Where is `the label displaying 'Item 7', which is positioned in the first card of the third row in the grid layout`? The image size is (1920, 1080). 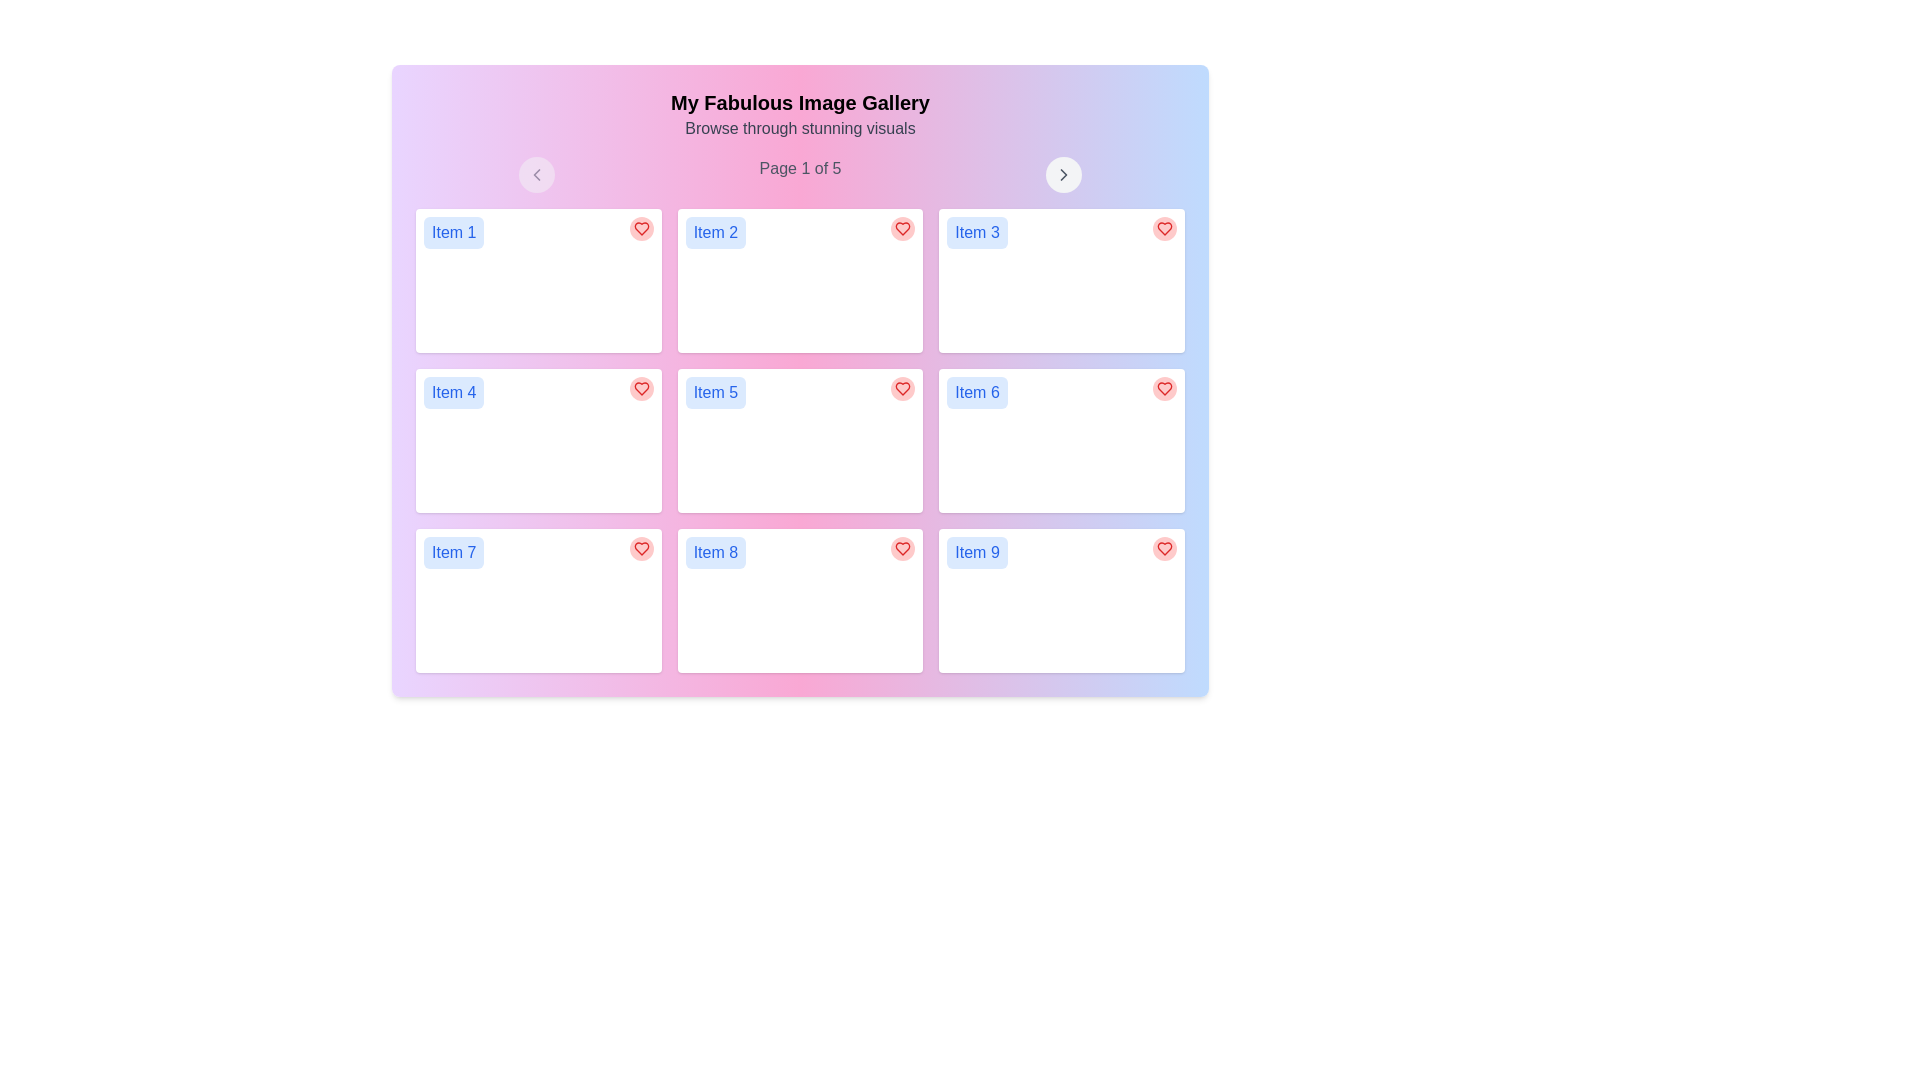
the label displaying 'Item 7', which is positioned in the first card of the third row in the grid layout is located at coordinates (453, 552).